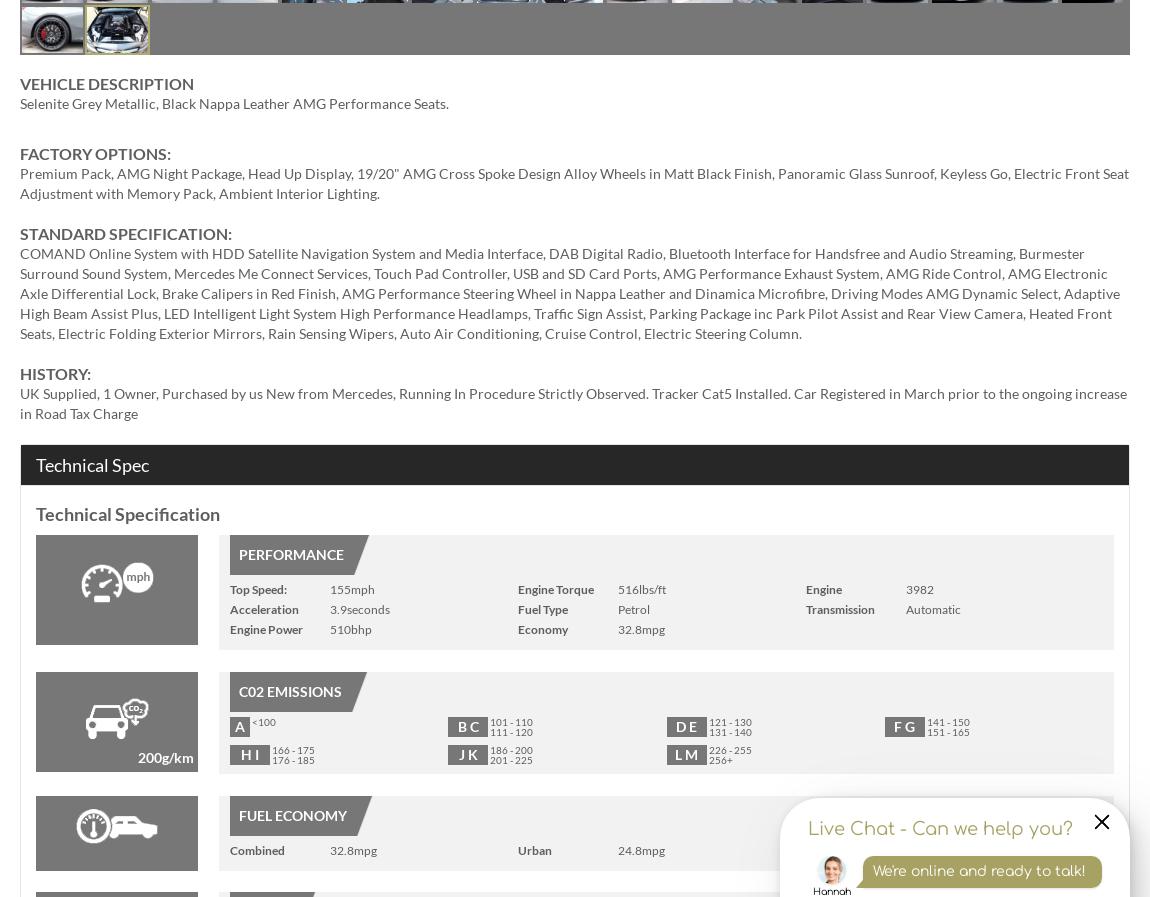 The width and height of the screenshot is (1150, 897). Describe the element at coordinates (19, 232) in the screenshot. I see `'STANDARD SPECIFICATION:'` at that location.